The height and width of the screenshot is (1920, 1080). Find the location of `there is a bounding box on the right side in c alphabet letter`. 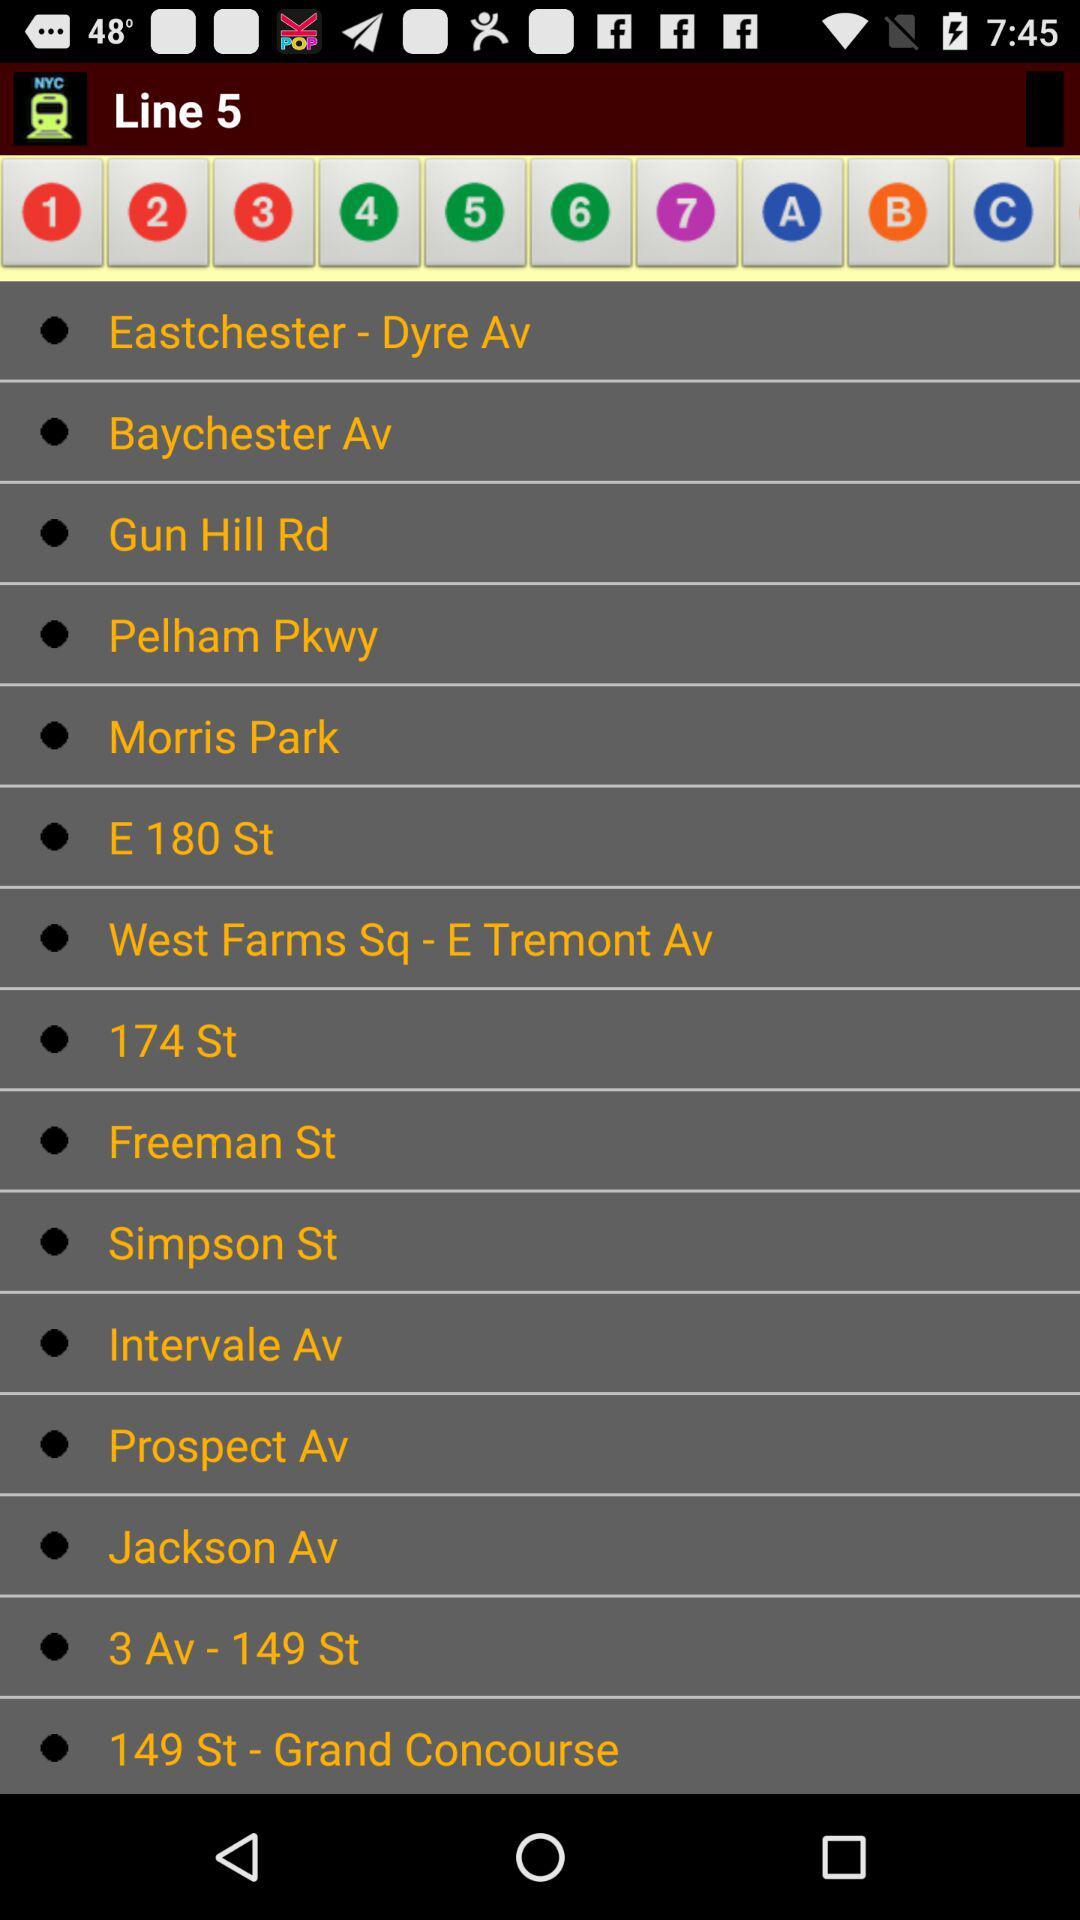

there is a bounding box on the right side in c alphabet letter is located at coordinates (1004, 217).